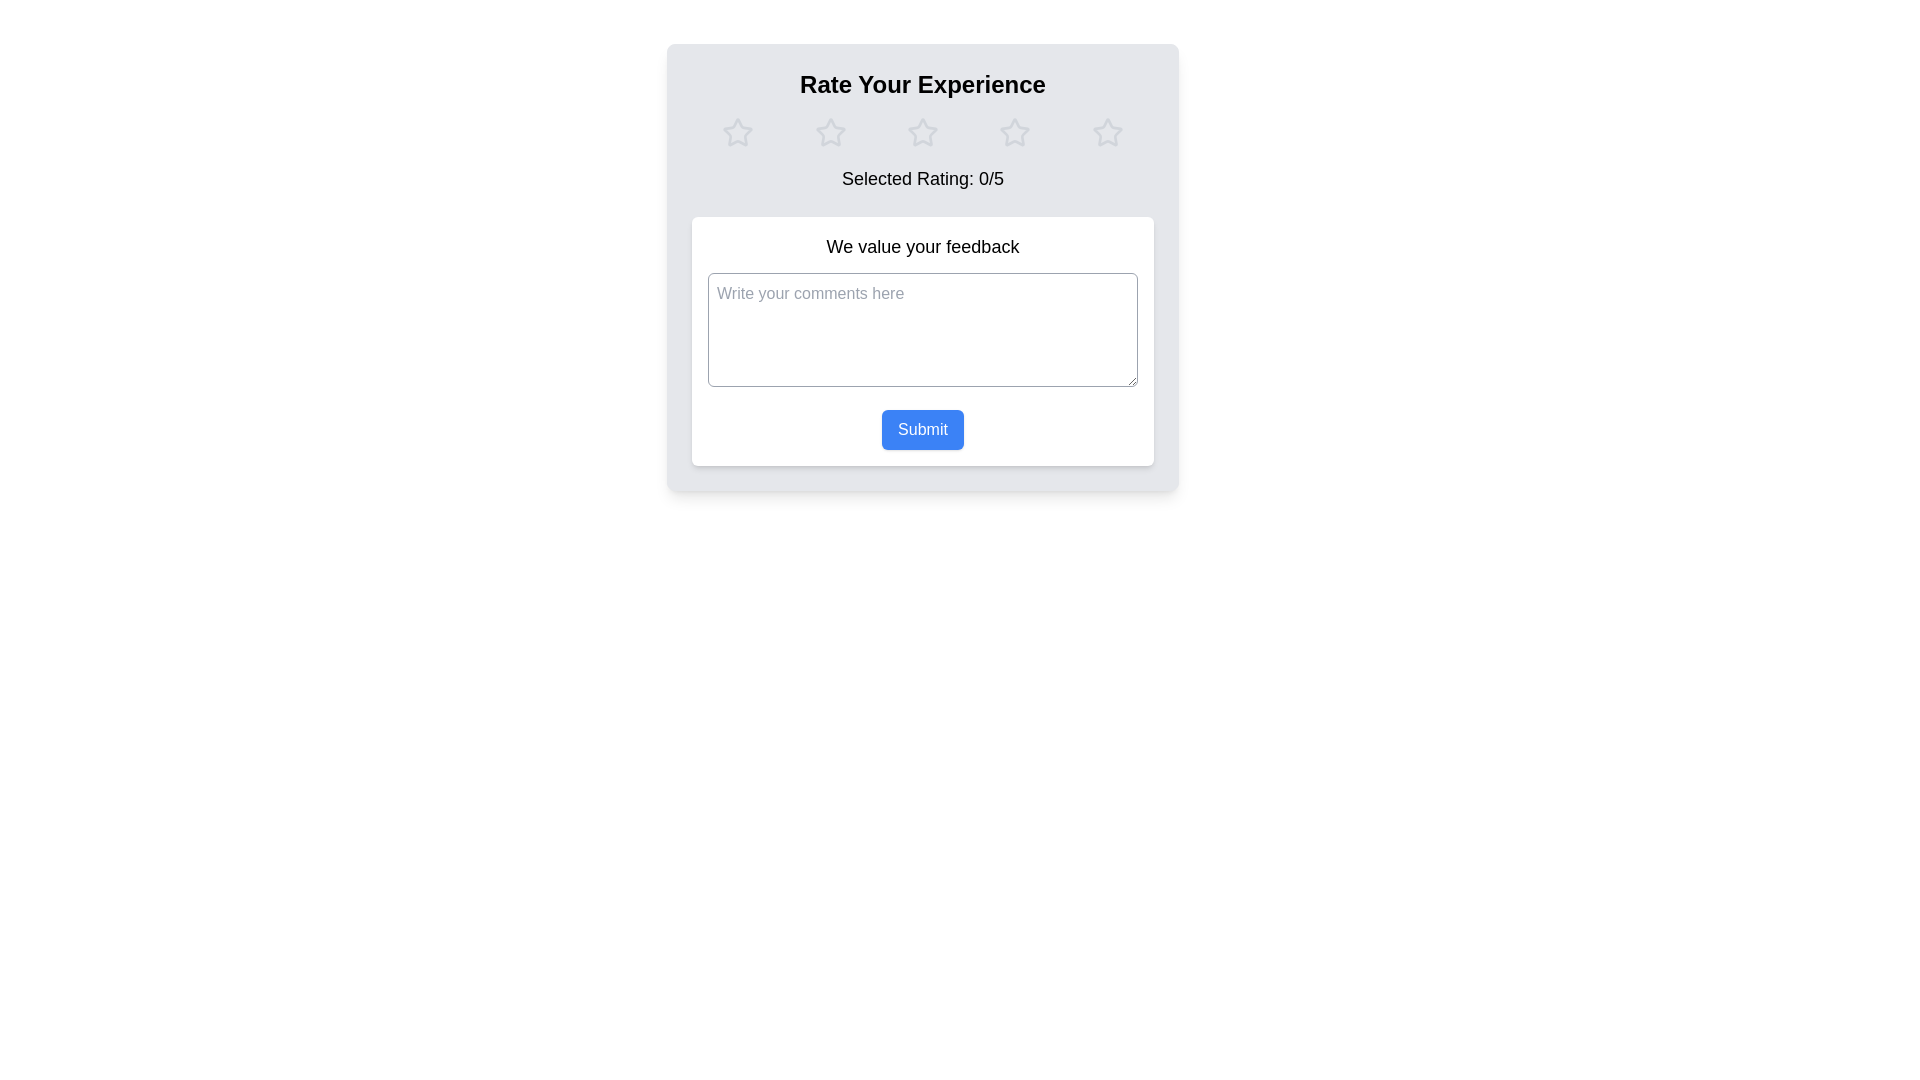 Image resolution: width=1920 pixels, height=1080 pixels. Describe the element at coordinates (921, 245) in the screenshot. I see `the Text Label that provides an introductory message for user feedback, located above the text input field with placeholder 'Write your comments here'` at that location.